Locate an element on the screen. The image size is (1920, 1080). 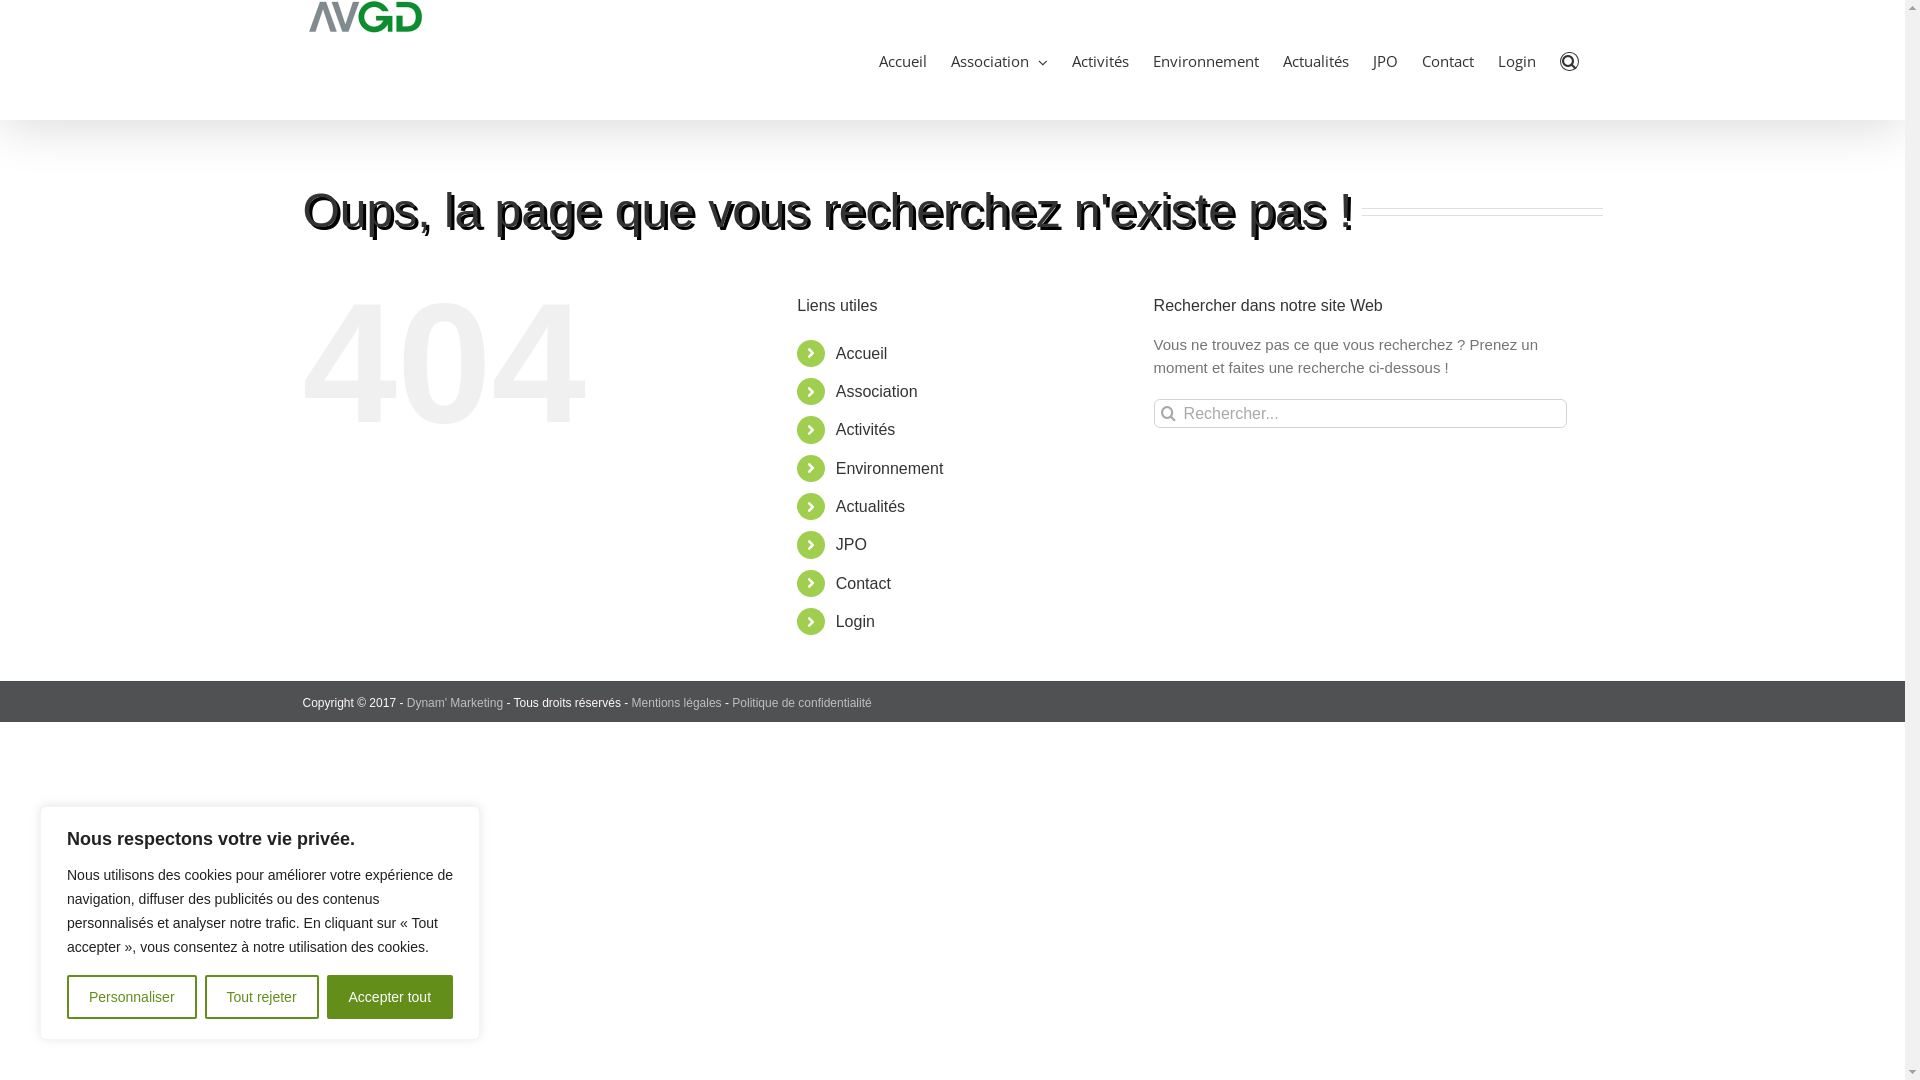
'JPO' is located at coordinates (835, 544).